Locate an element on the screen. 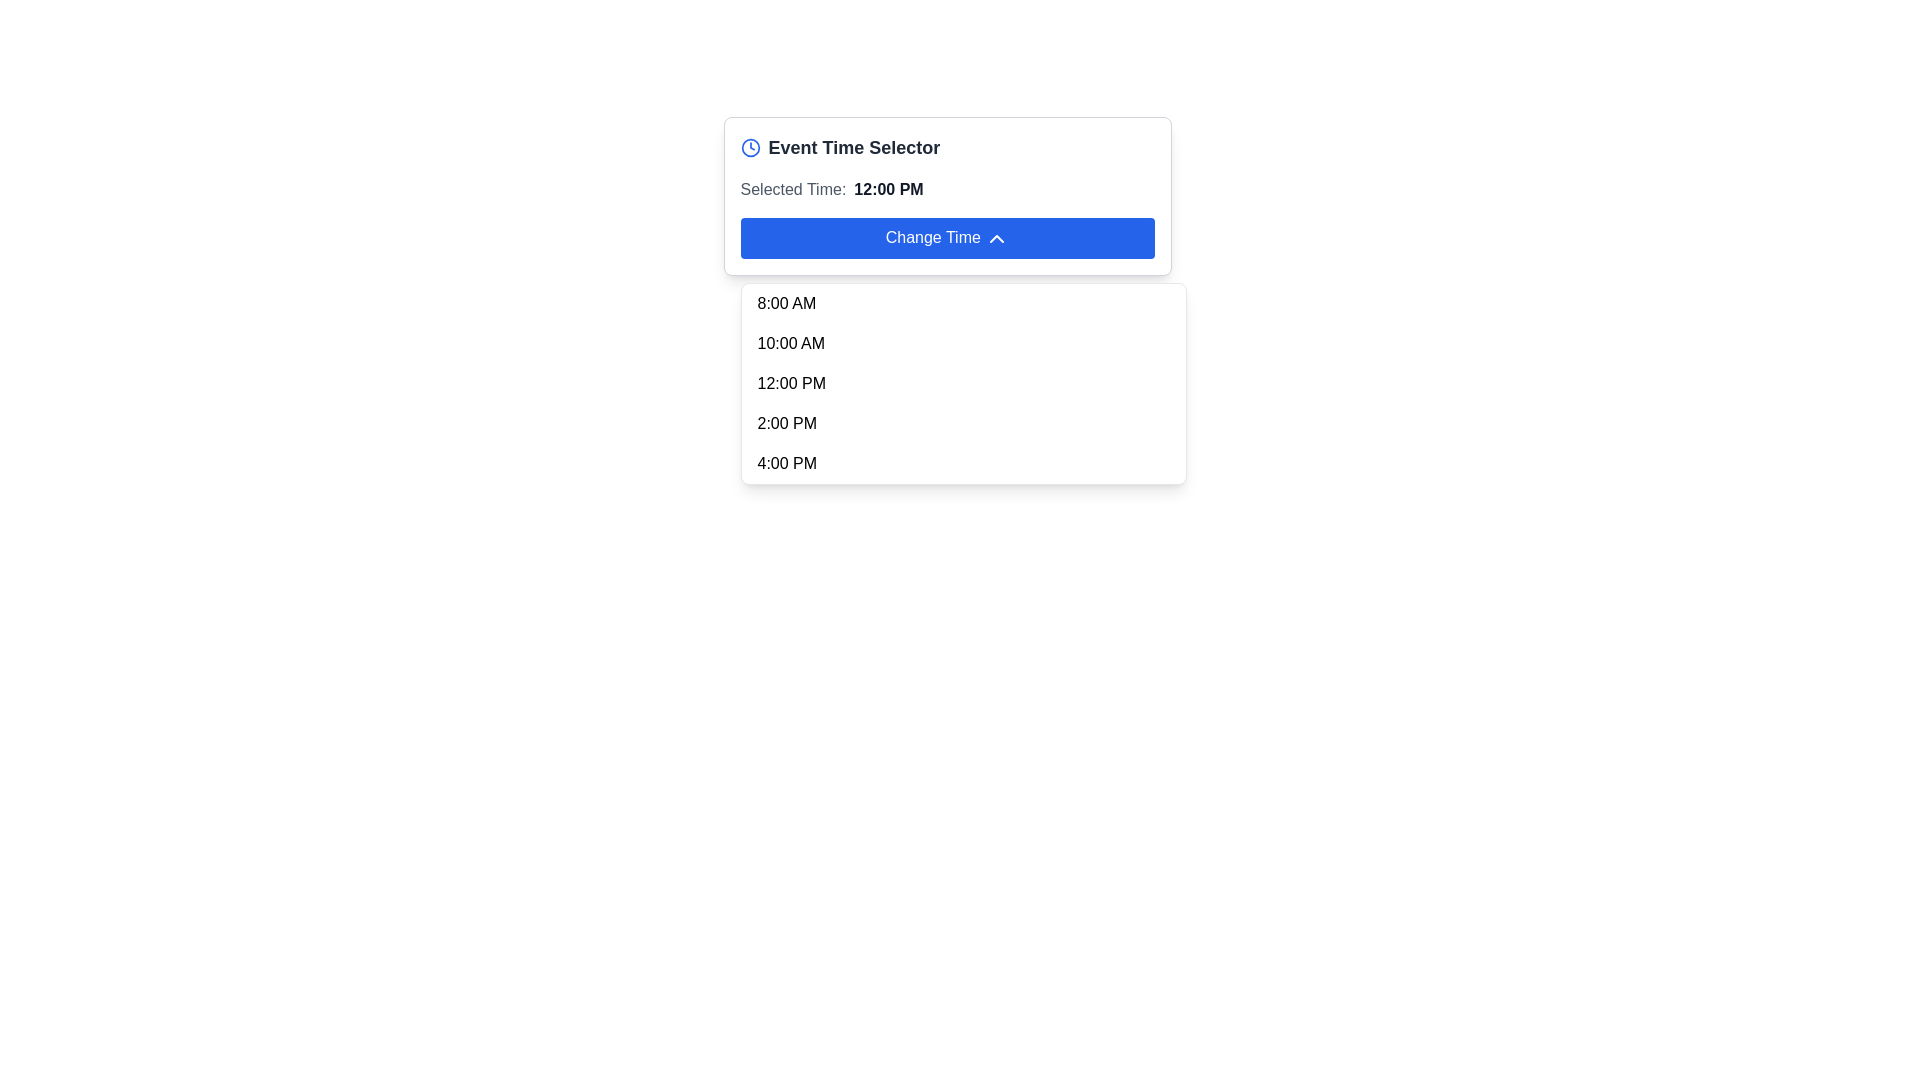 The height and width of the screenshot is (1080, 1920). the list item displaying '2:00 PM' is located at coordinates (963, 422).